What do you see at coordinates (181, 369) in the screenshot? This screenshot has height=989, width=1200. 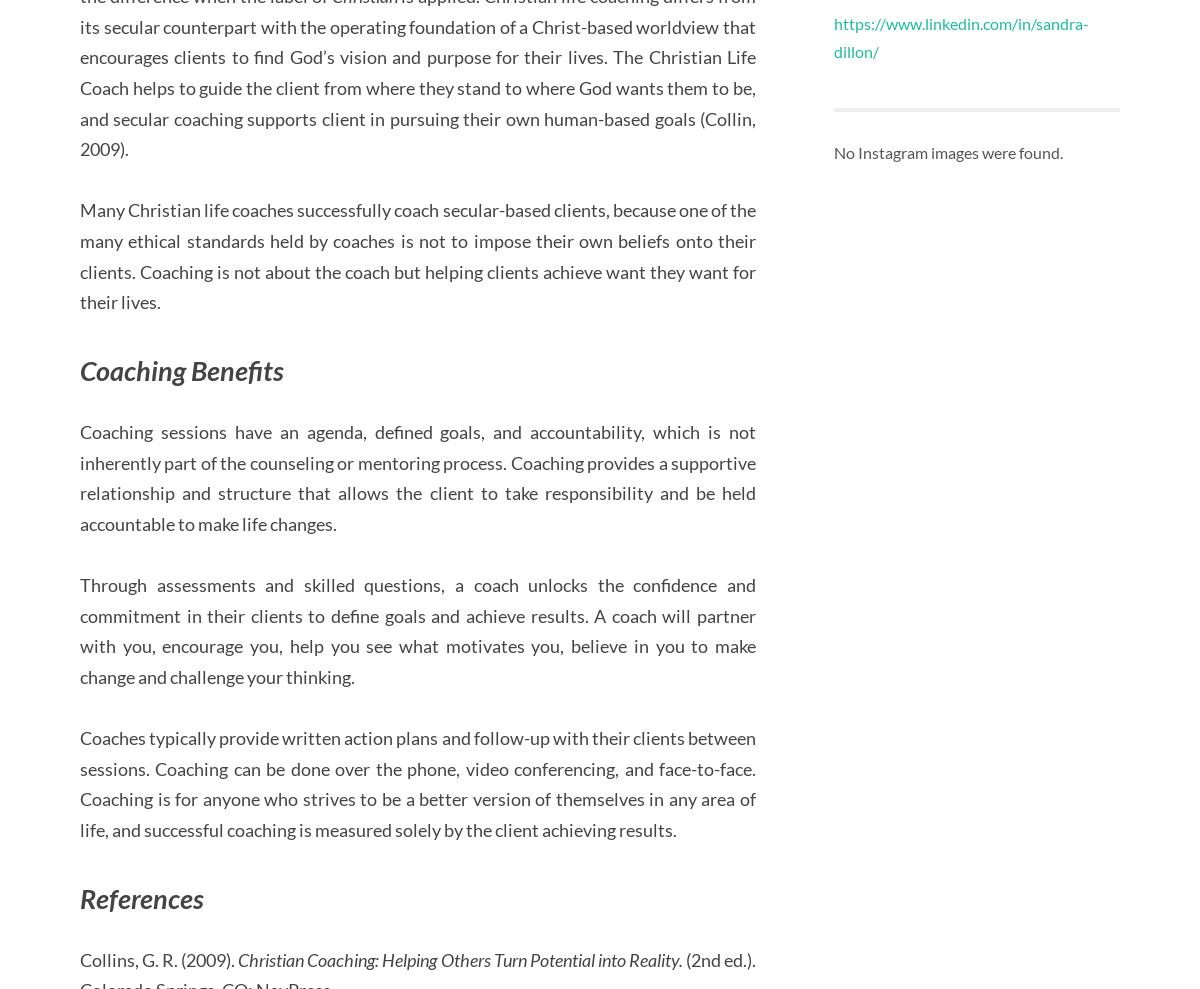 I see `'Coaching Benefits'` at bounding box center [181, 369].